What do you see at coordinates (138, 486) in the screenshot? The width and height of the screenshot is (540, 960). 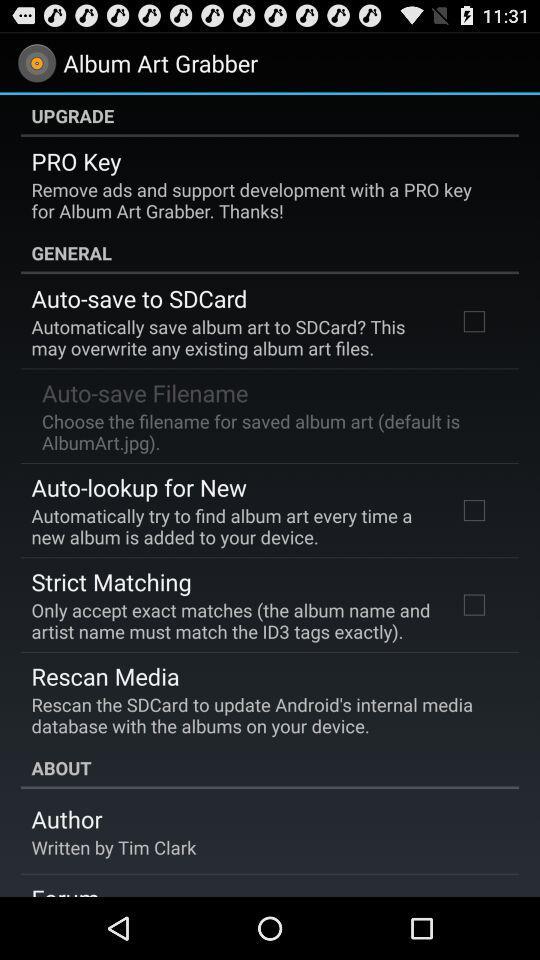 I see `app below the choose the filename app` at bounding box center [138, 486].